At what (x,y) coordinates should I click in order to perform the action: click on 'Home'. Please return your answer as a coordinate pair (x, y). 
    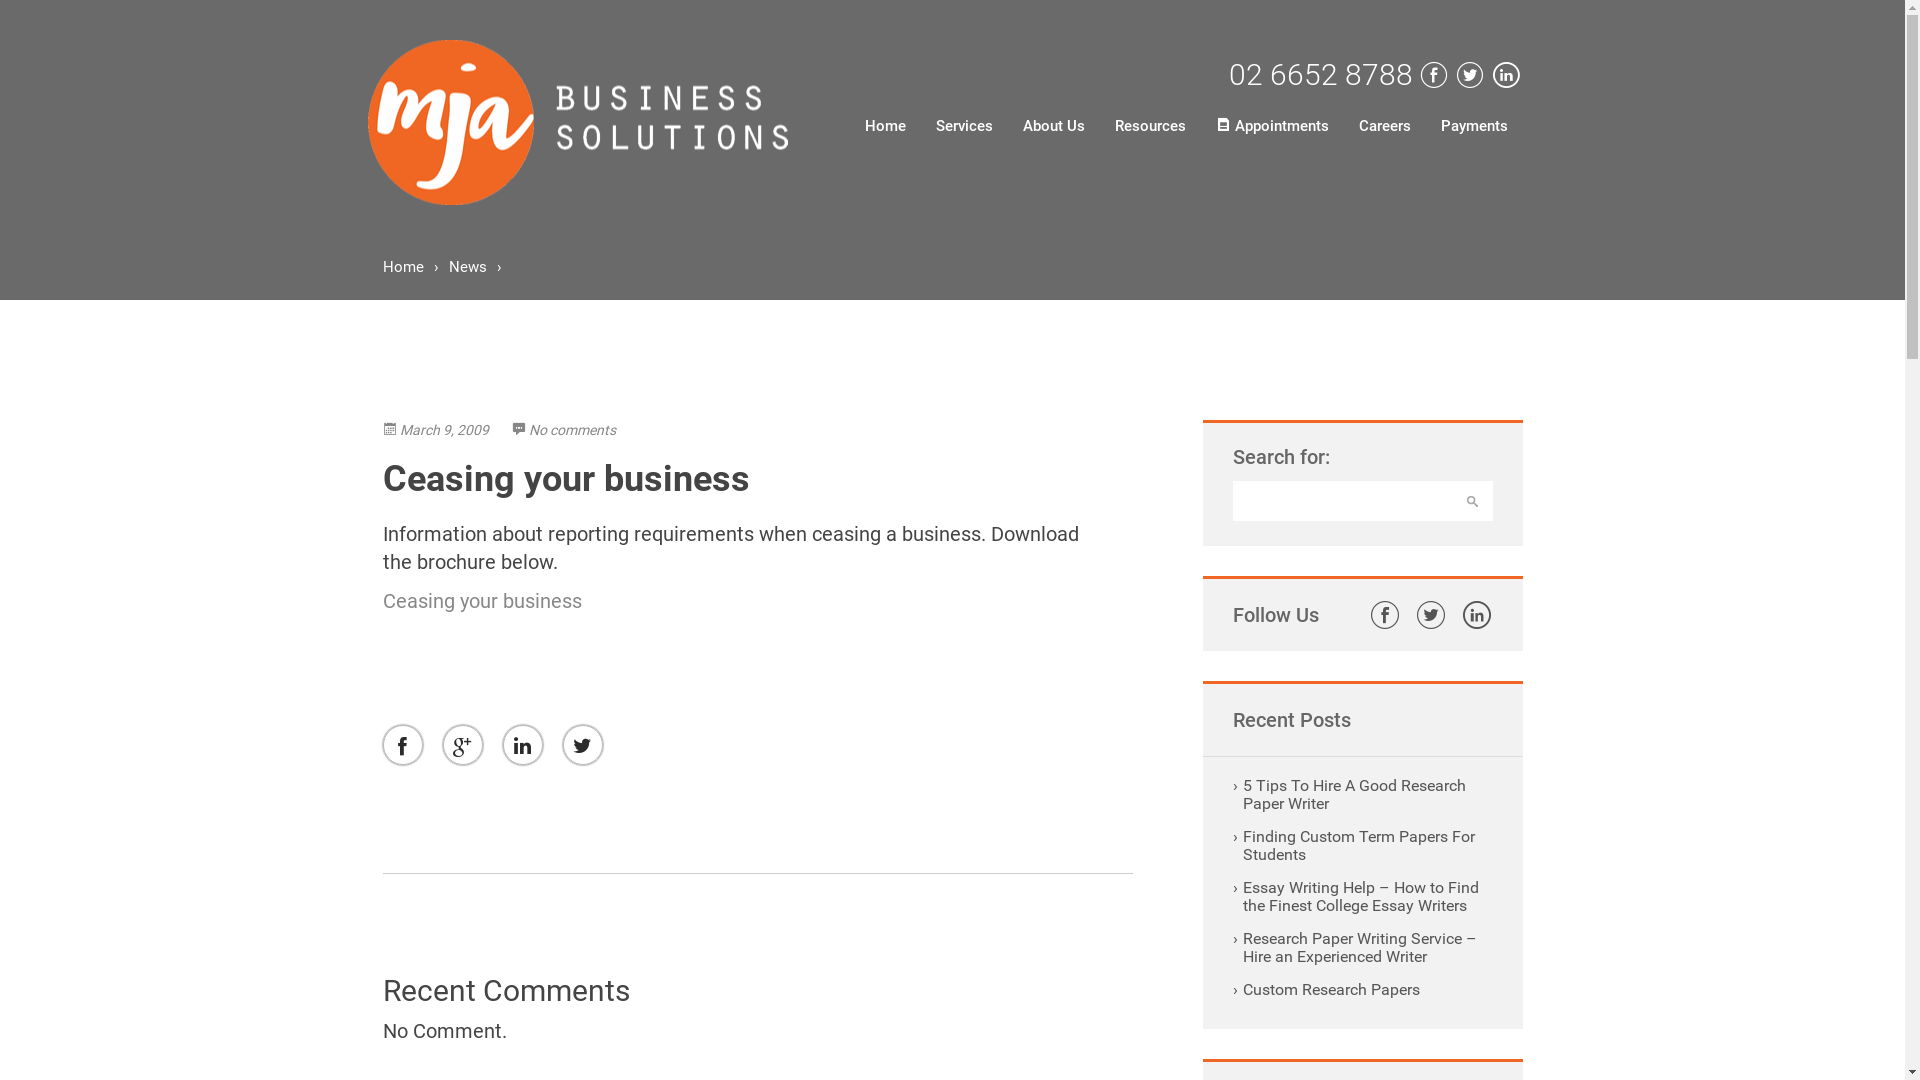
    Looking at the image, I should click on (401, 265).